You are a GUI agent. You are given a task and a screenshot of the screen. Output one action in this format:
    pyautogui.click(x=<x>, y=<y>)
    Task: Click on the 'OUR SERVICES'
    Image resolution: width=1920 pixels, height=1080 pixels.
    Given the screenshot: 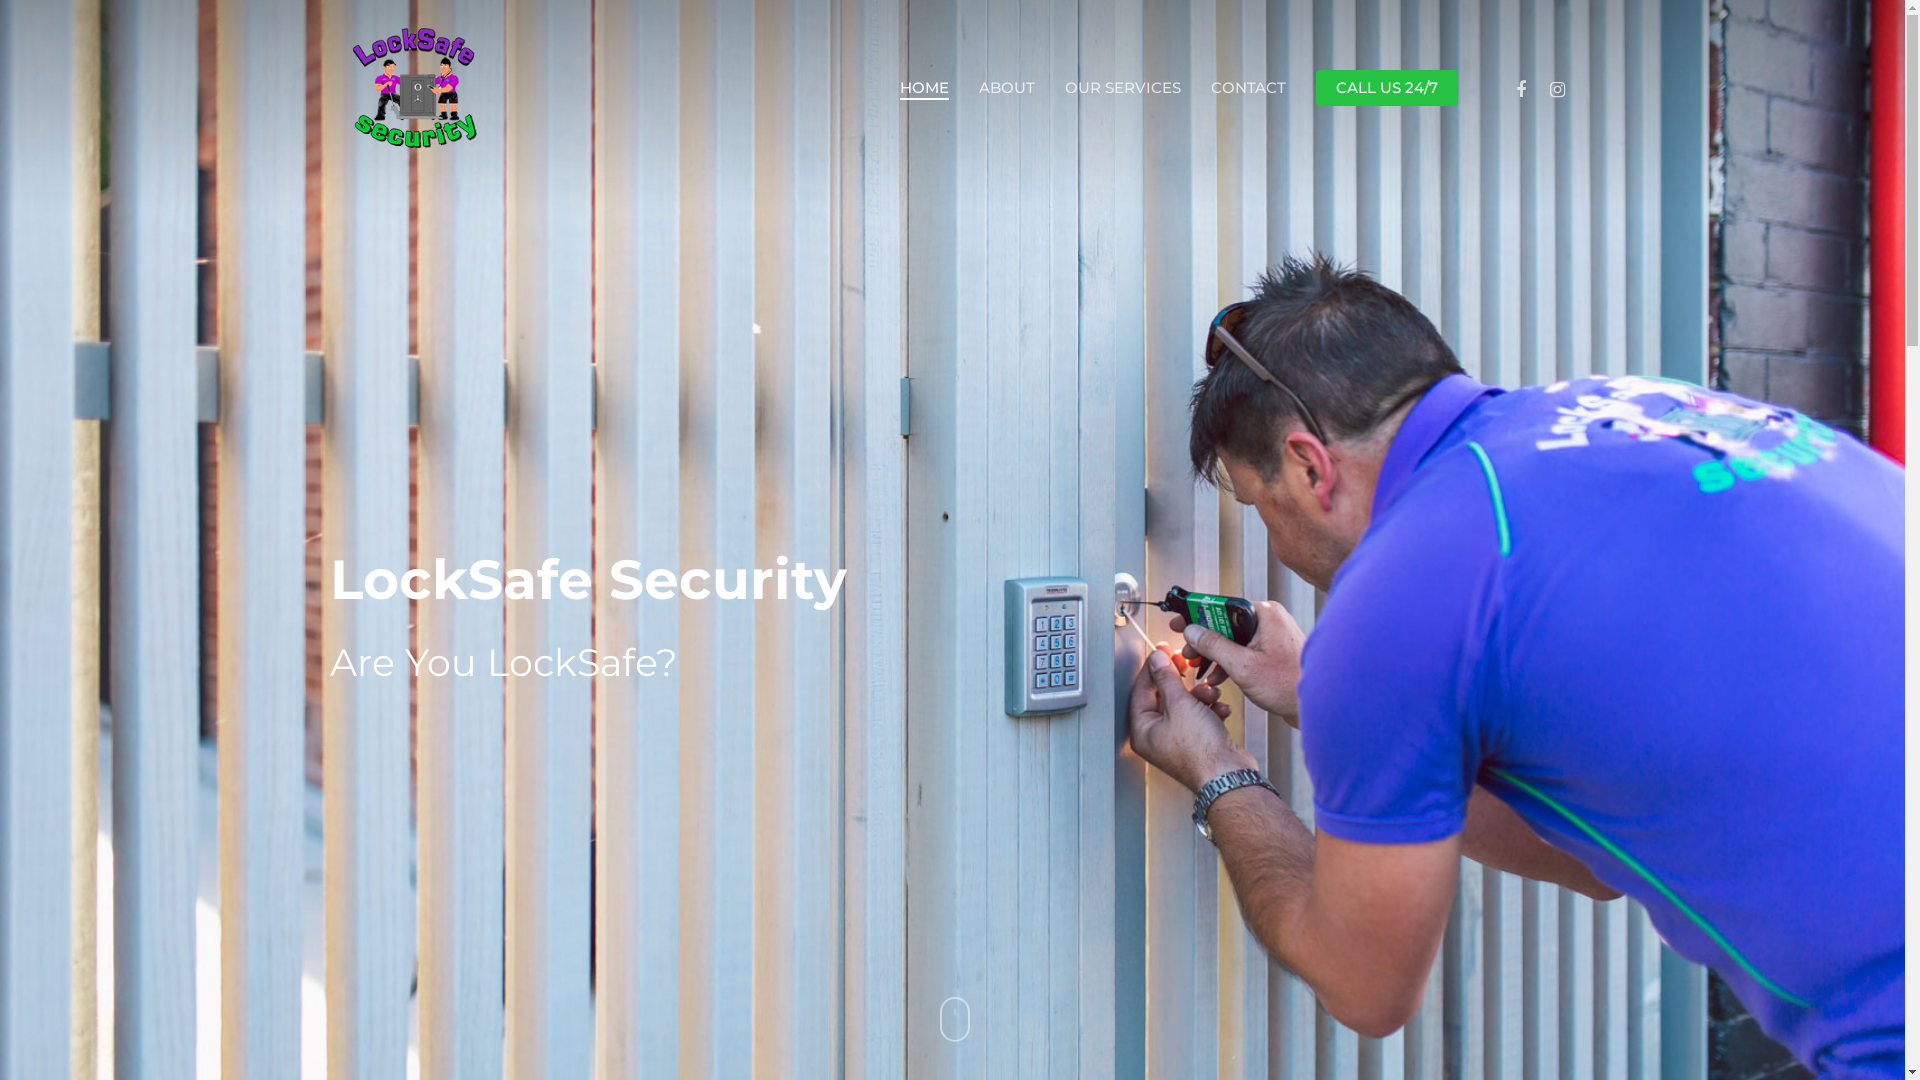 What is the action you would take?
    pyautogui.click(x=1123, y=87)
    